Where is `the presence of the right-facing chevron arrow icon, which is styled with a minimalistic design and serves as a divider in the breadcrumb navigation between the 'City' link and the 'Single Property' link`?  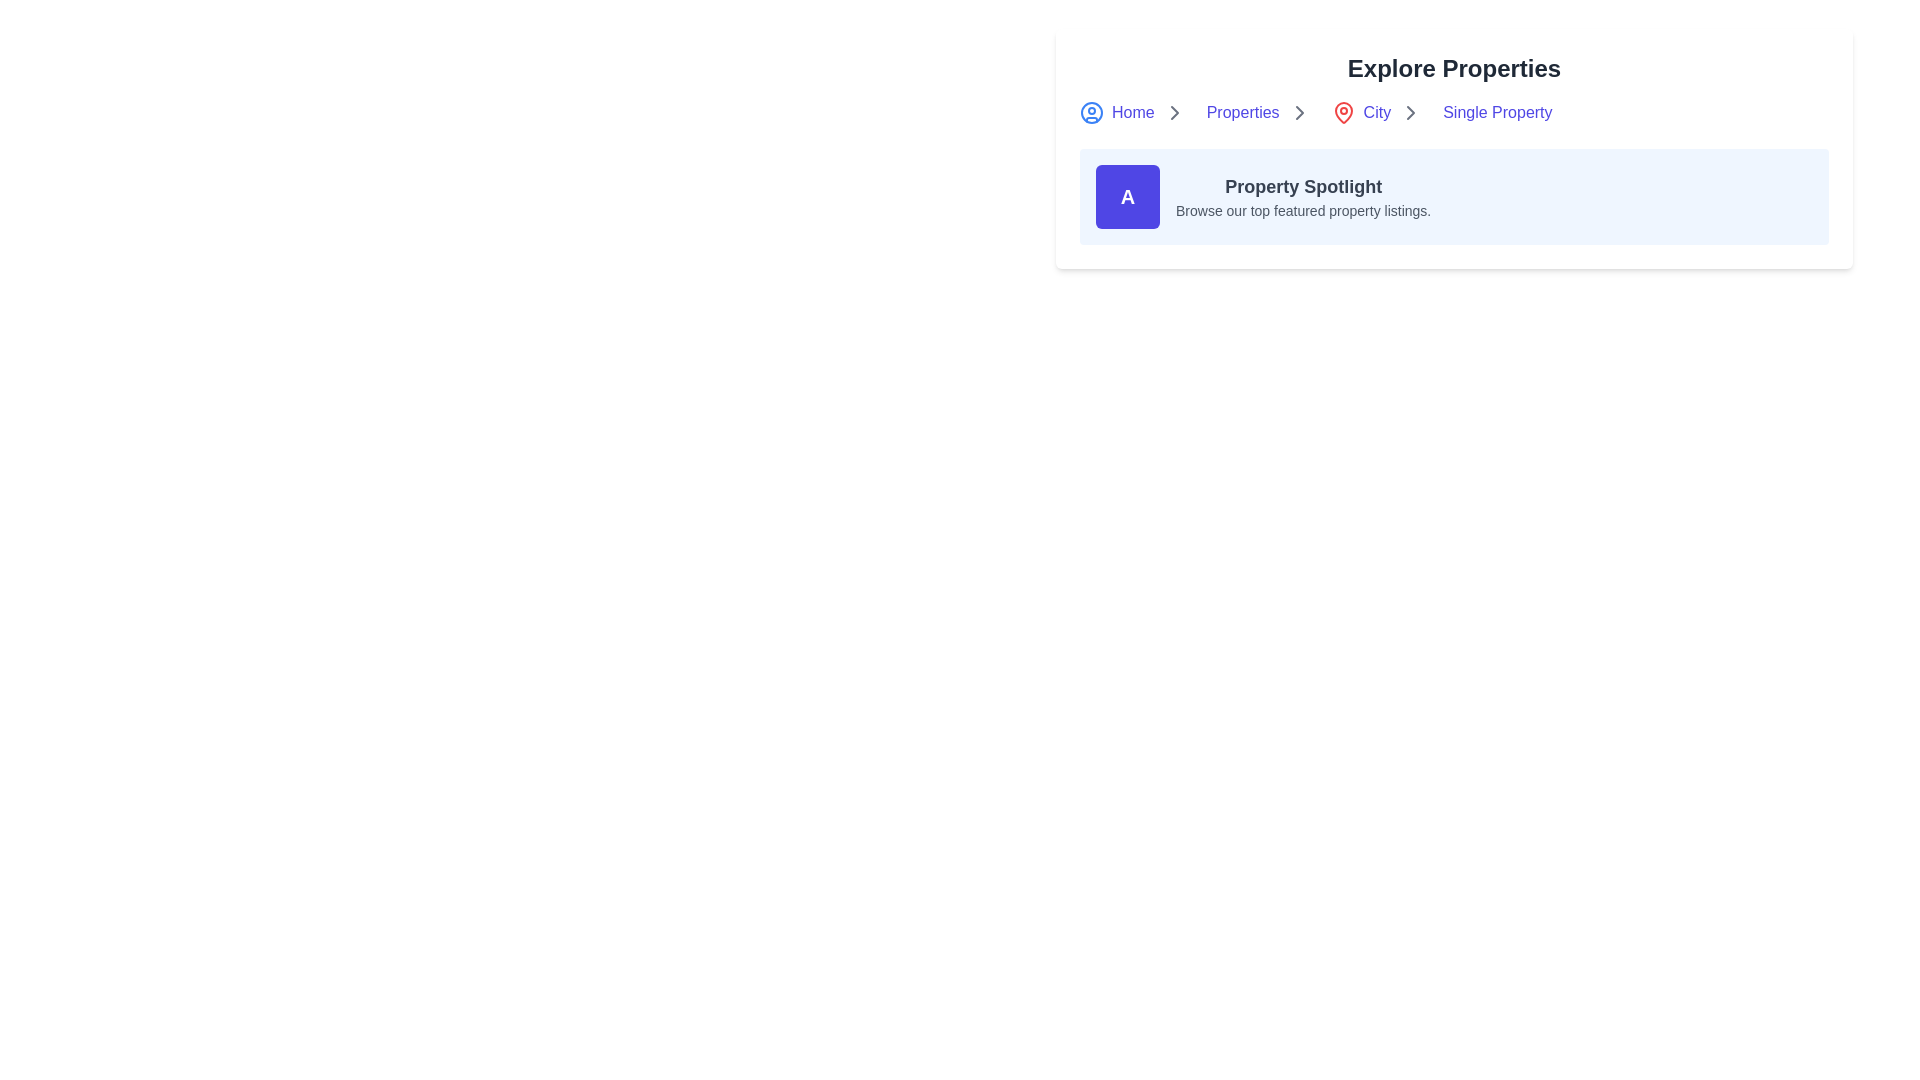 the presence of the right-facing chevron arrow icon, which is styled with a minimalistic design and serves as a divider in the breadcrumb navigation between the 'City' link and the 'Single Property' link is located at coordinates (1410, 112).